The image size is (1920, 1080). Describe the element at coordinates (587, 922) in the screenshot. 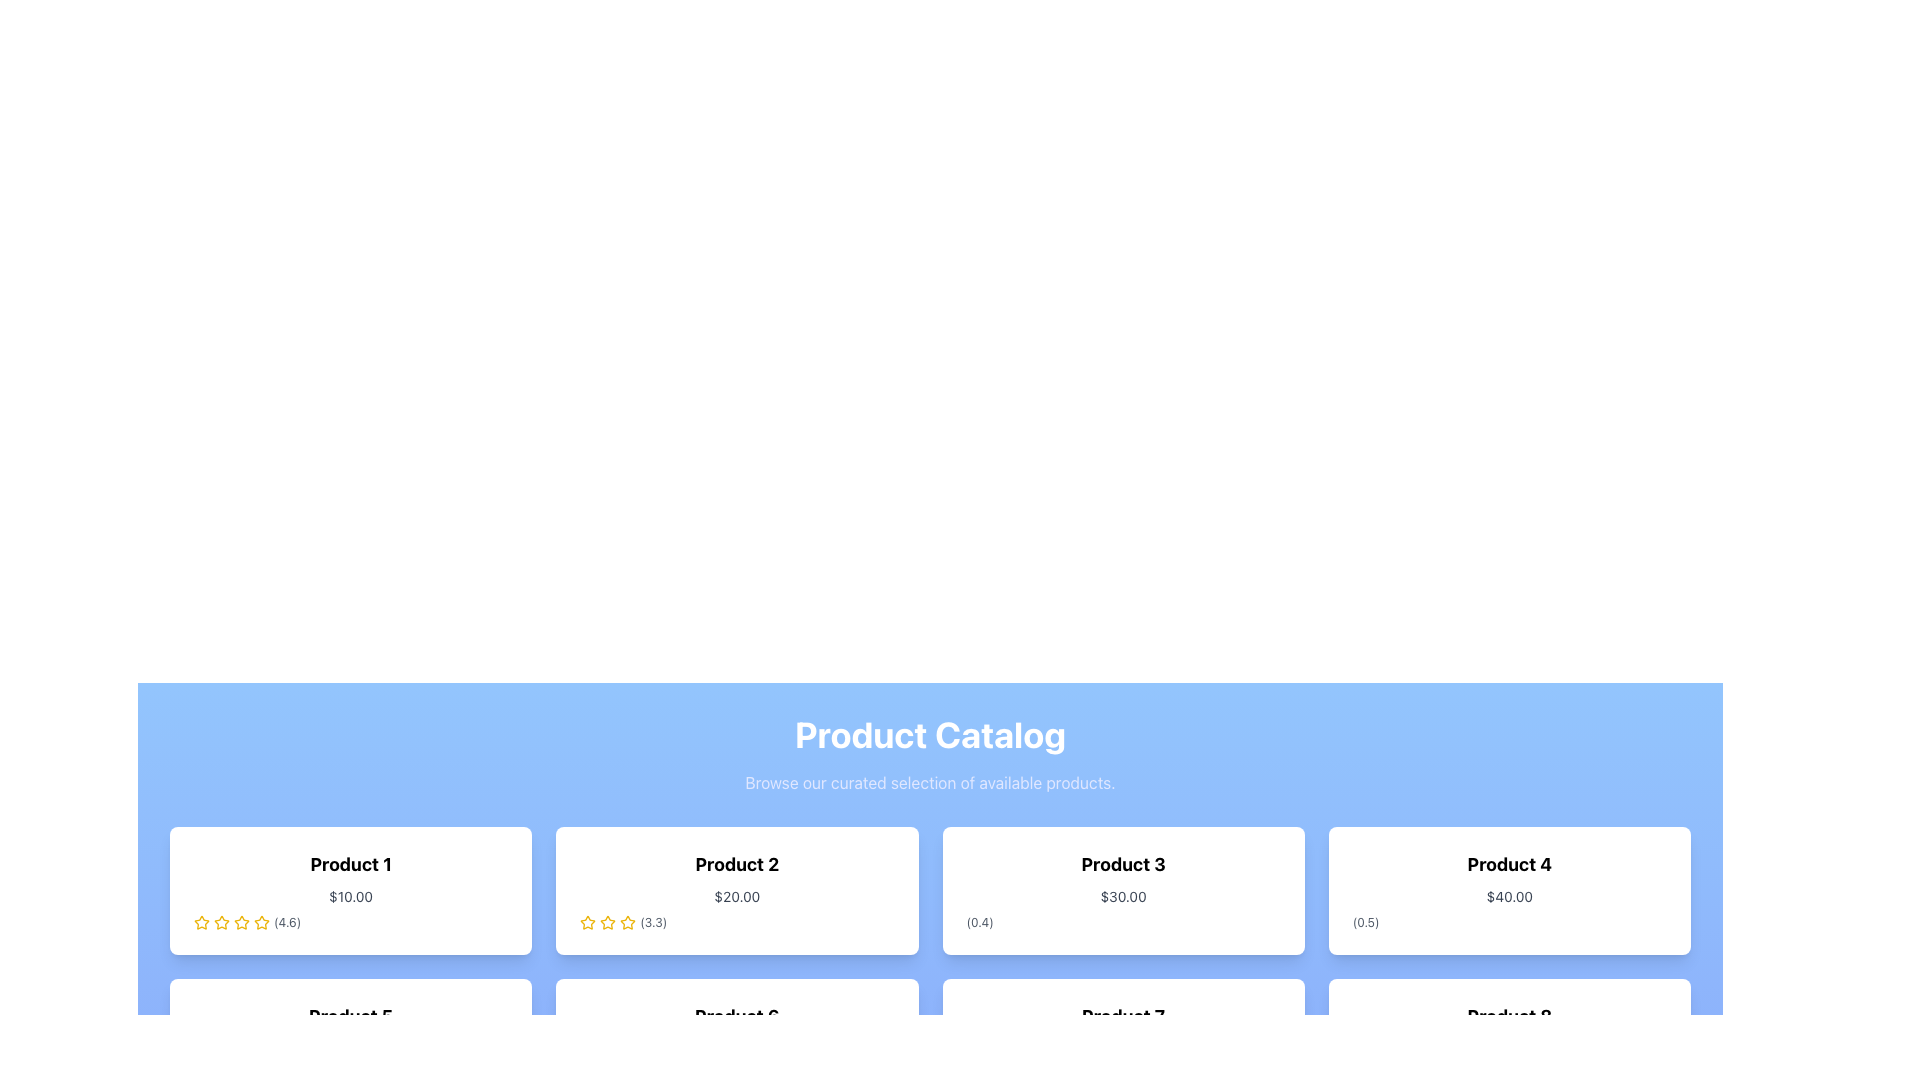

I see `the first graphical star icon in the star rating display for 'Product 2', which is styled with a yellow outline and located directly above its price and below the title` at that location.